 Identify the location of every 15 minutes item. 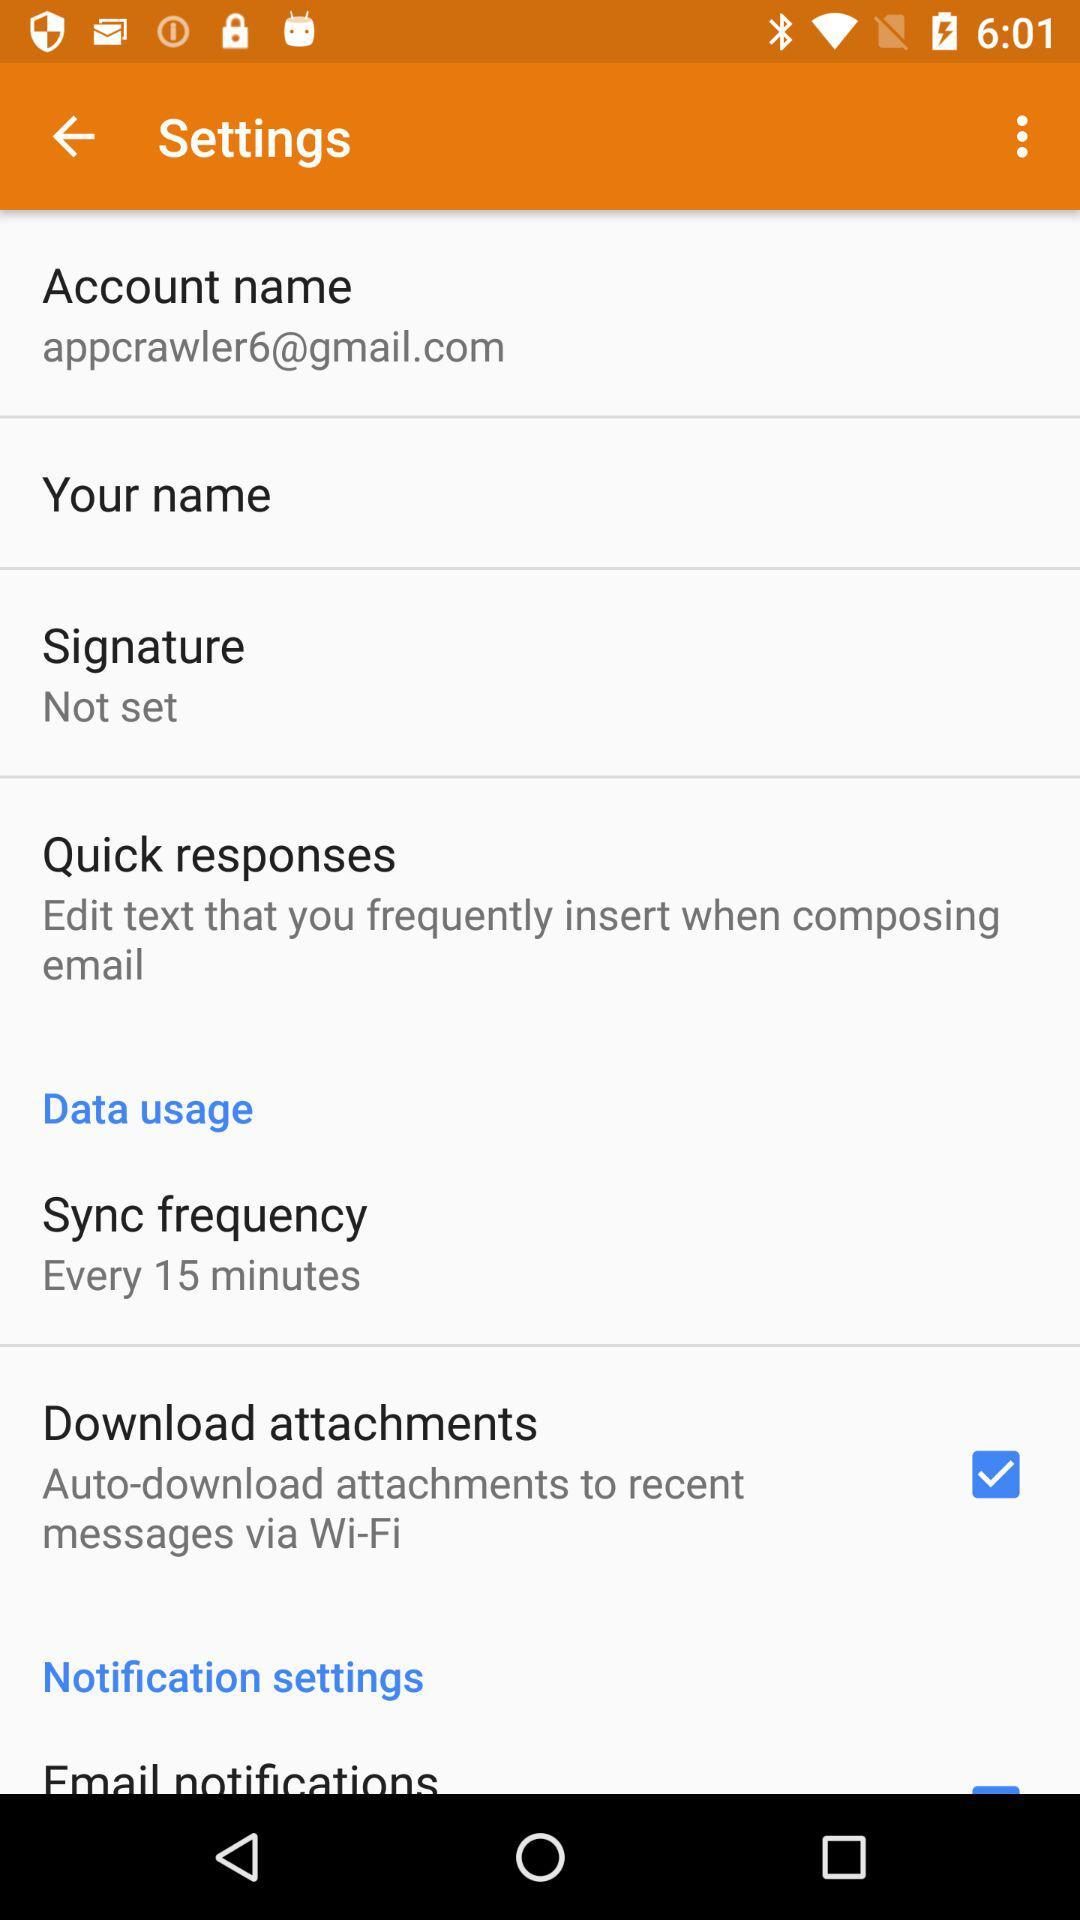
(201, 1272).